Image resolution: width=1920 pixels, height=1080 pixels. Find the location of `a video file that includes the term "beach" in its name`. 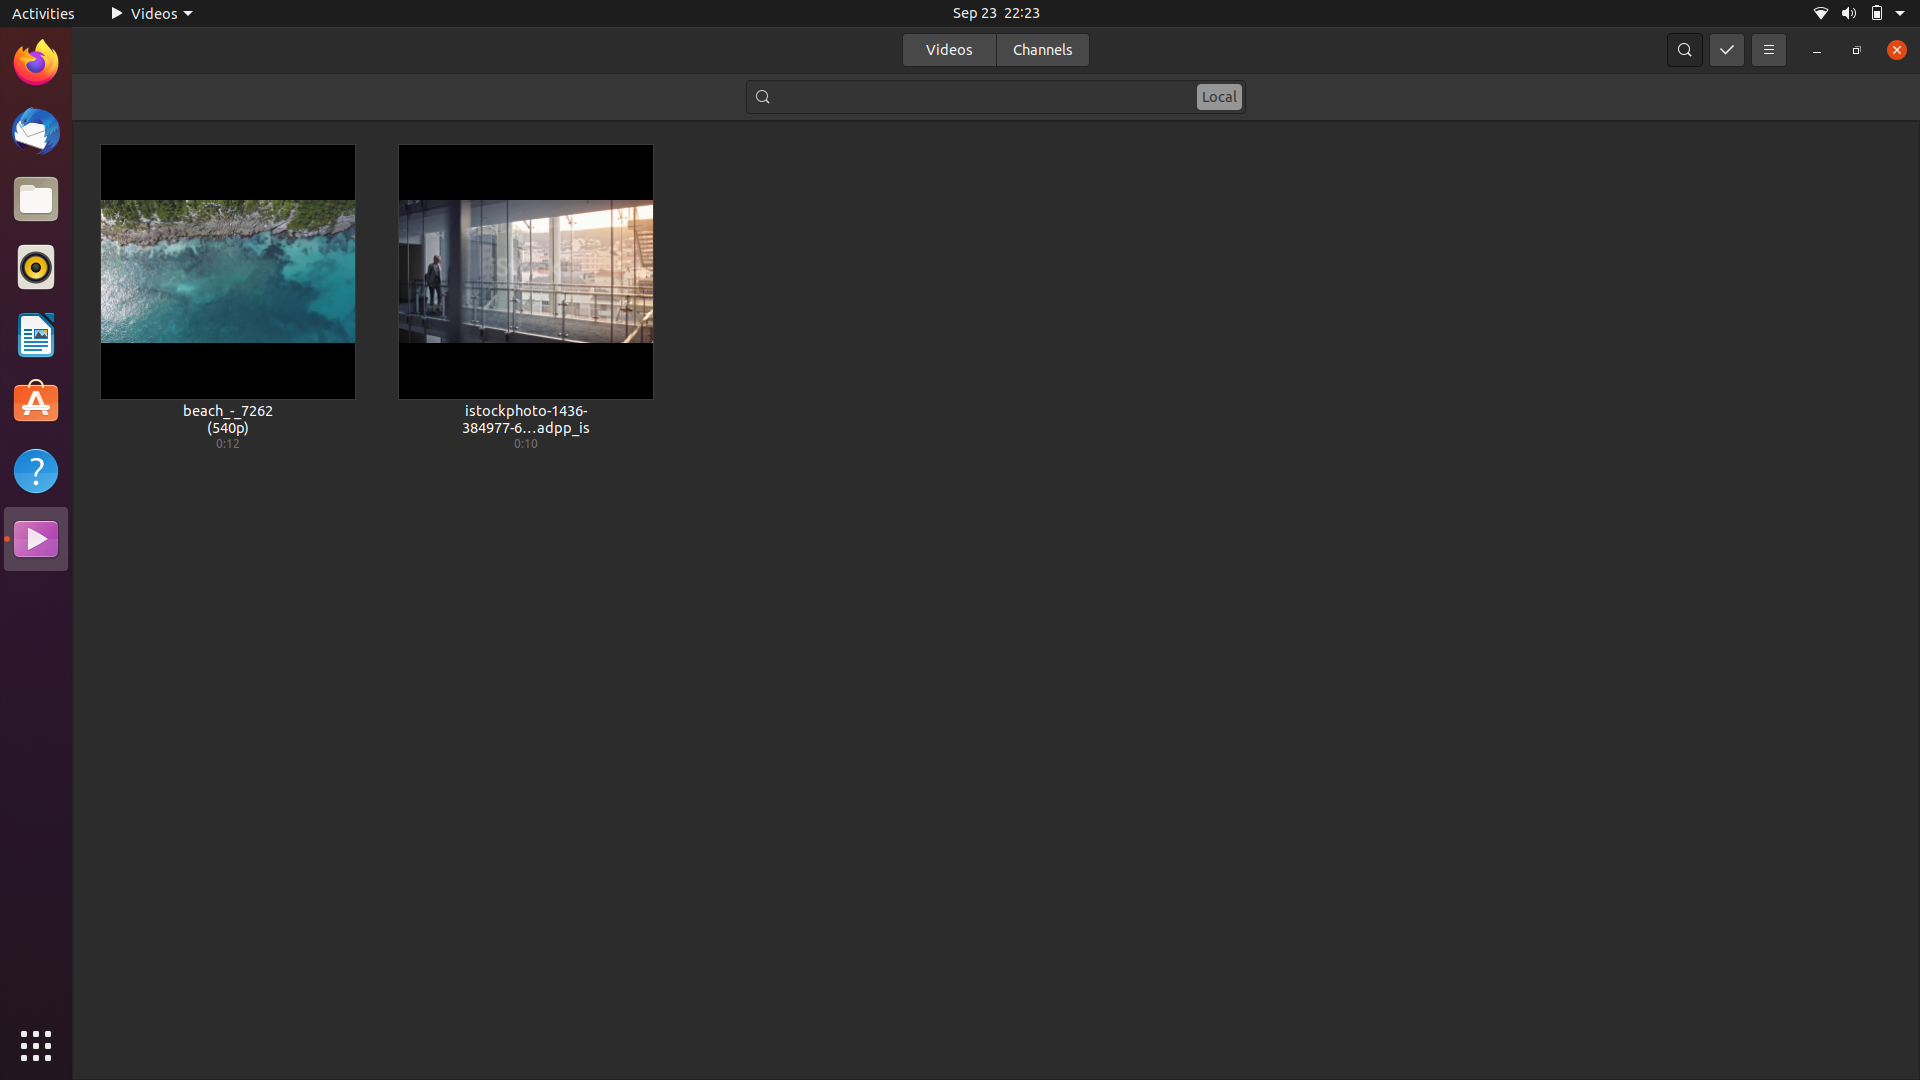

a video file that includes the term "beach" in its name is located at coordinates (996, 95).